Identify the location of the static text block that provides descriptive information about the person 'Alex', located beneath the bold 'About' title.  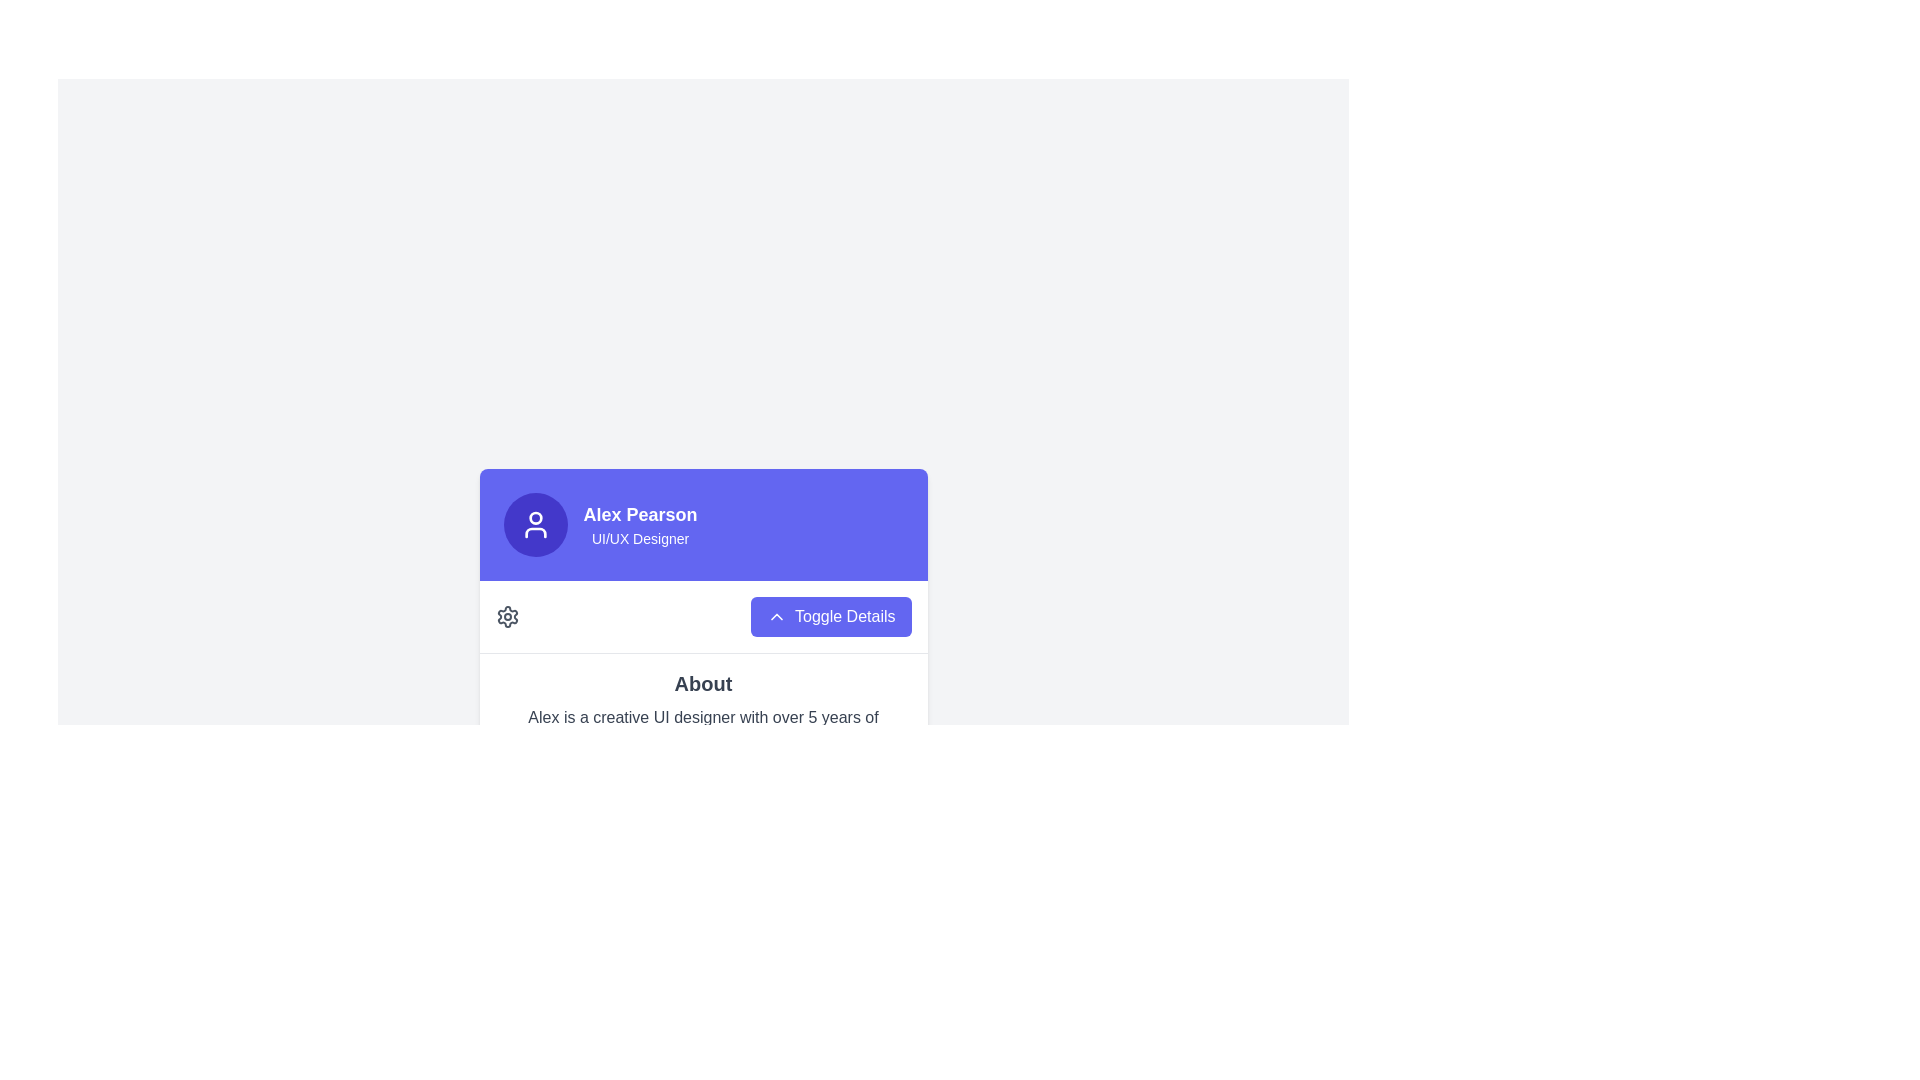
(703, 729).